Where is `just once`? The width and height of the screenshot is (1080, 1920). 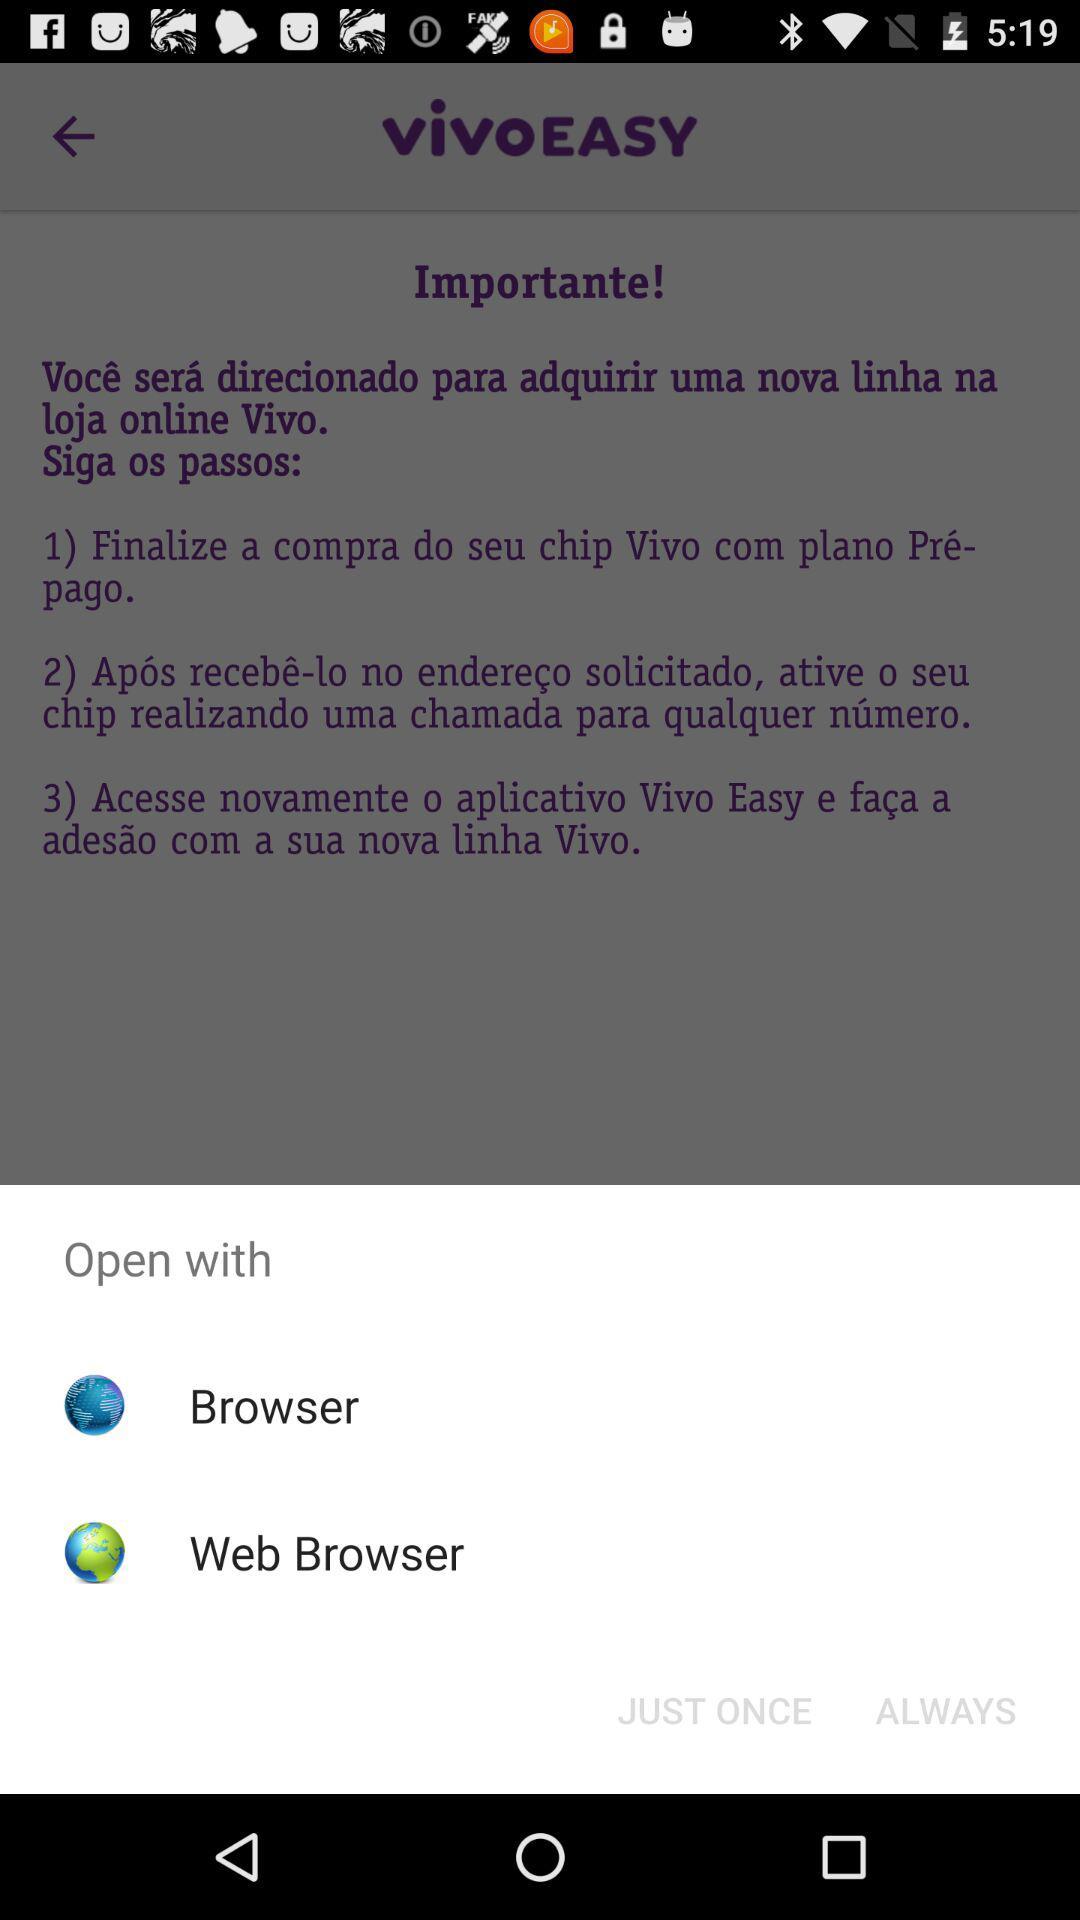
just once is located at coordinates (713, 1708).